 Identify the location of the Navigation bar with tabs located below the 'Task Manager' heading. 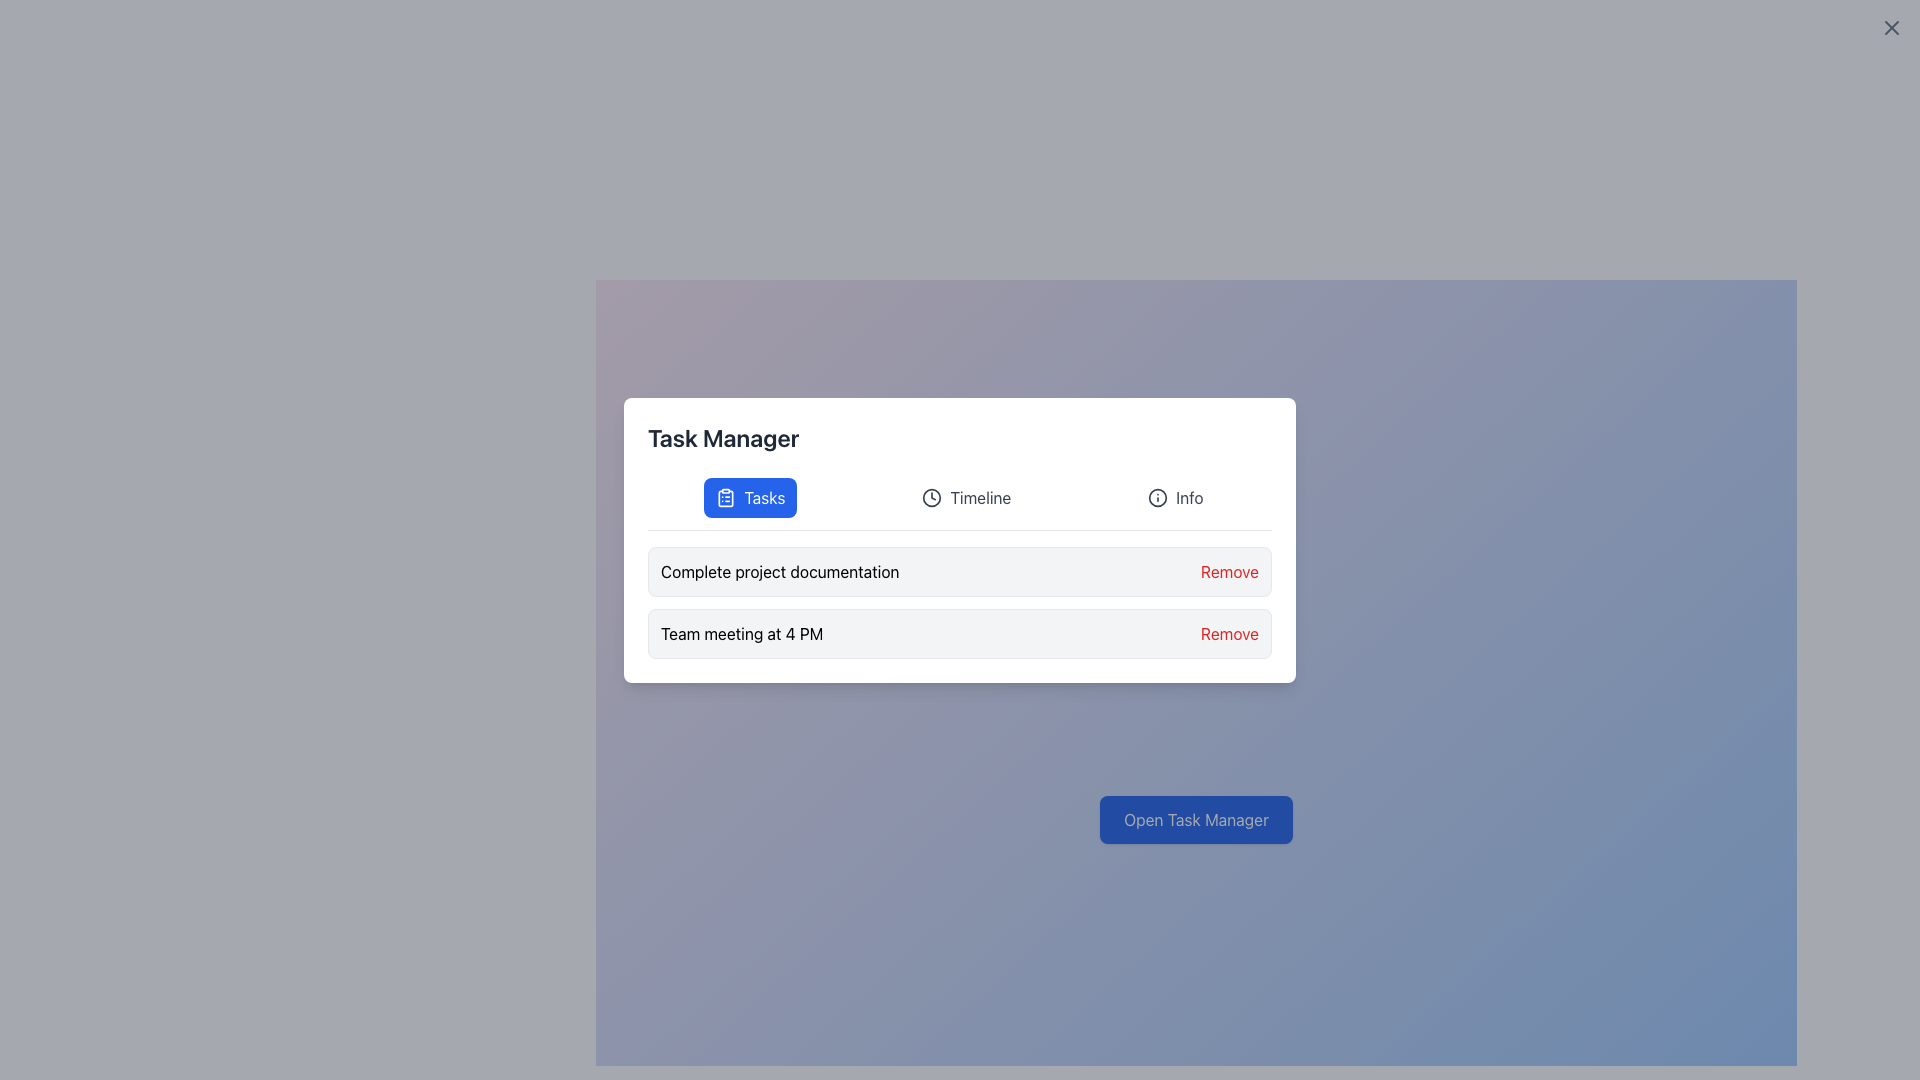
(960, 503).